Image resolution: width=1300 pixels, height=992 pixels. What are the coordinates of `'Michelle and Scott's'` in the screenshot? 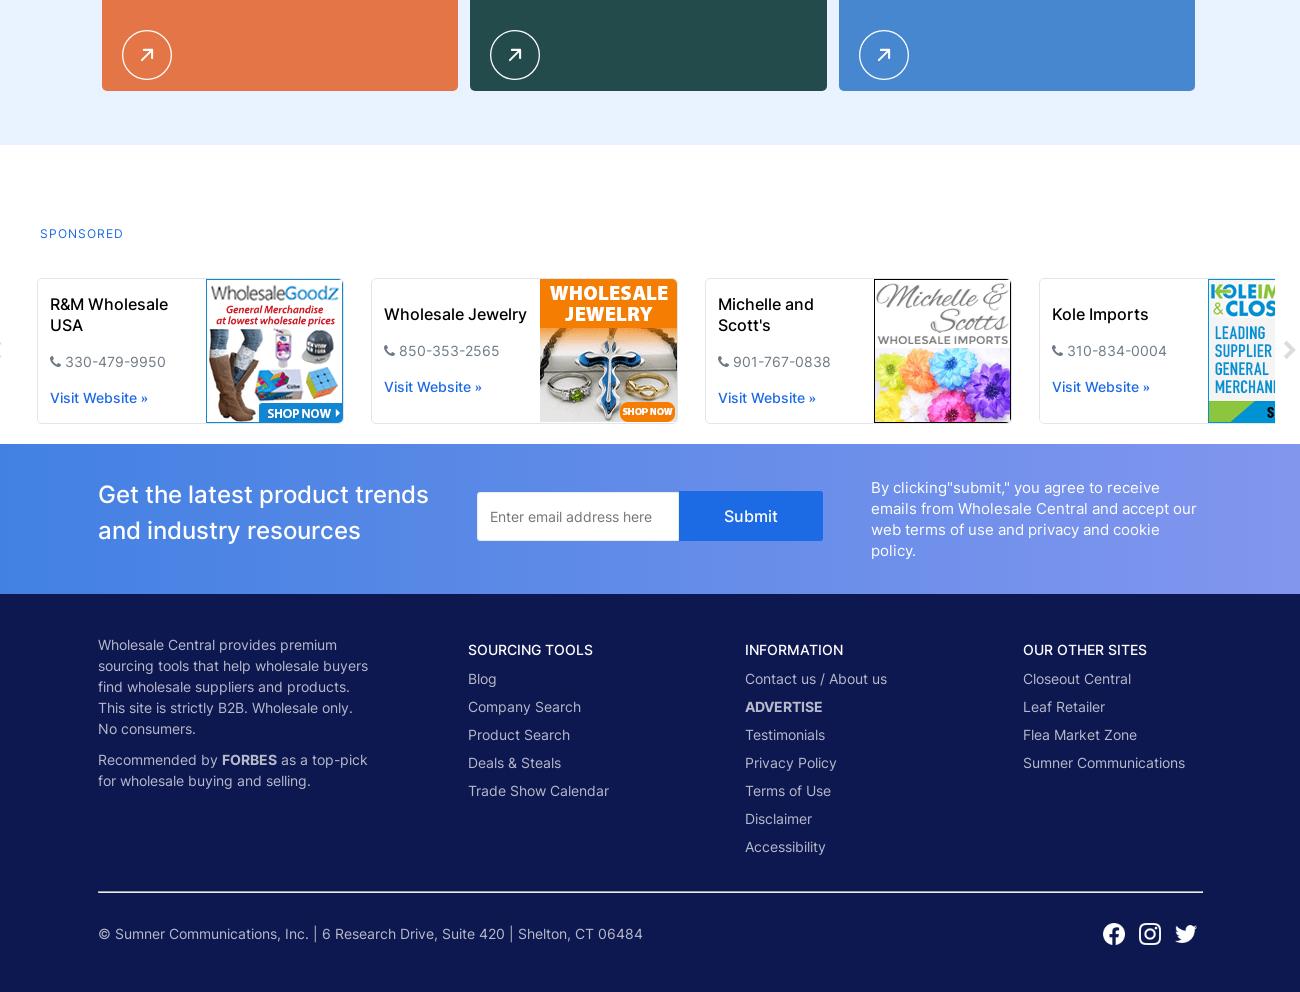 It's located at (764, 313).